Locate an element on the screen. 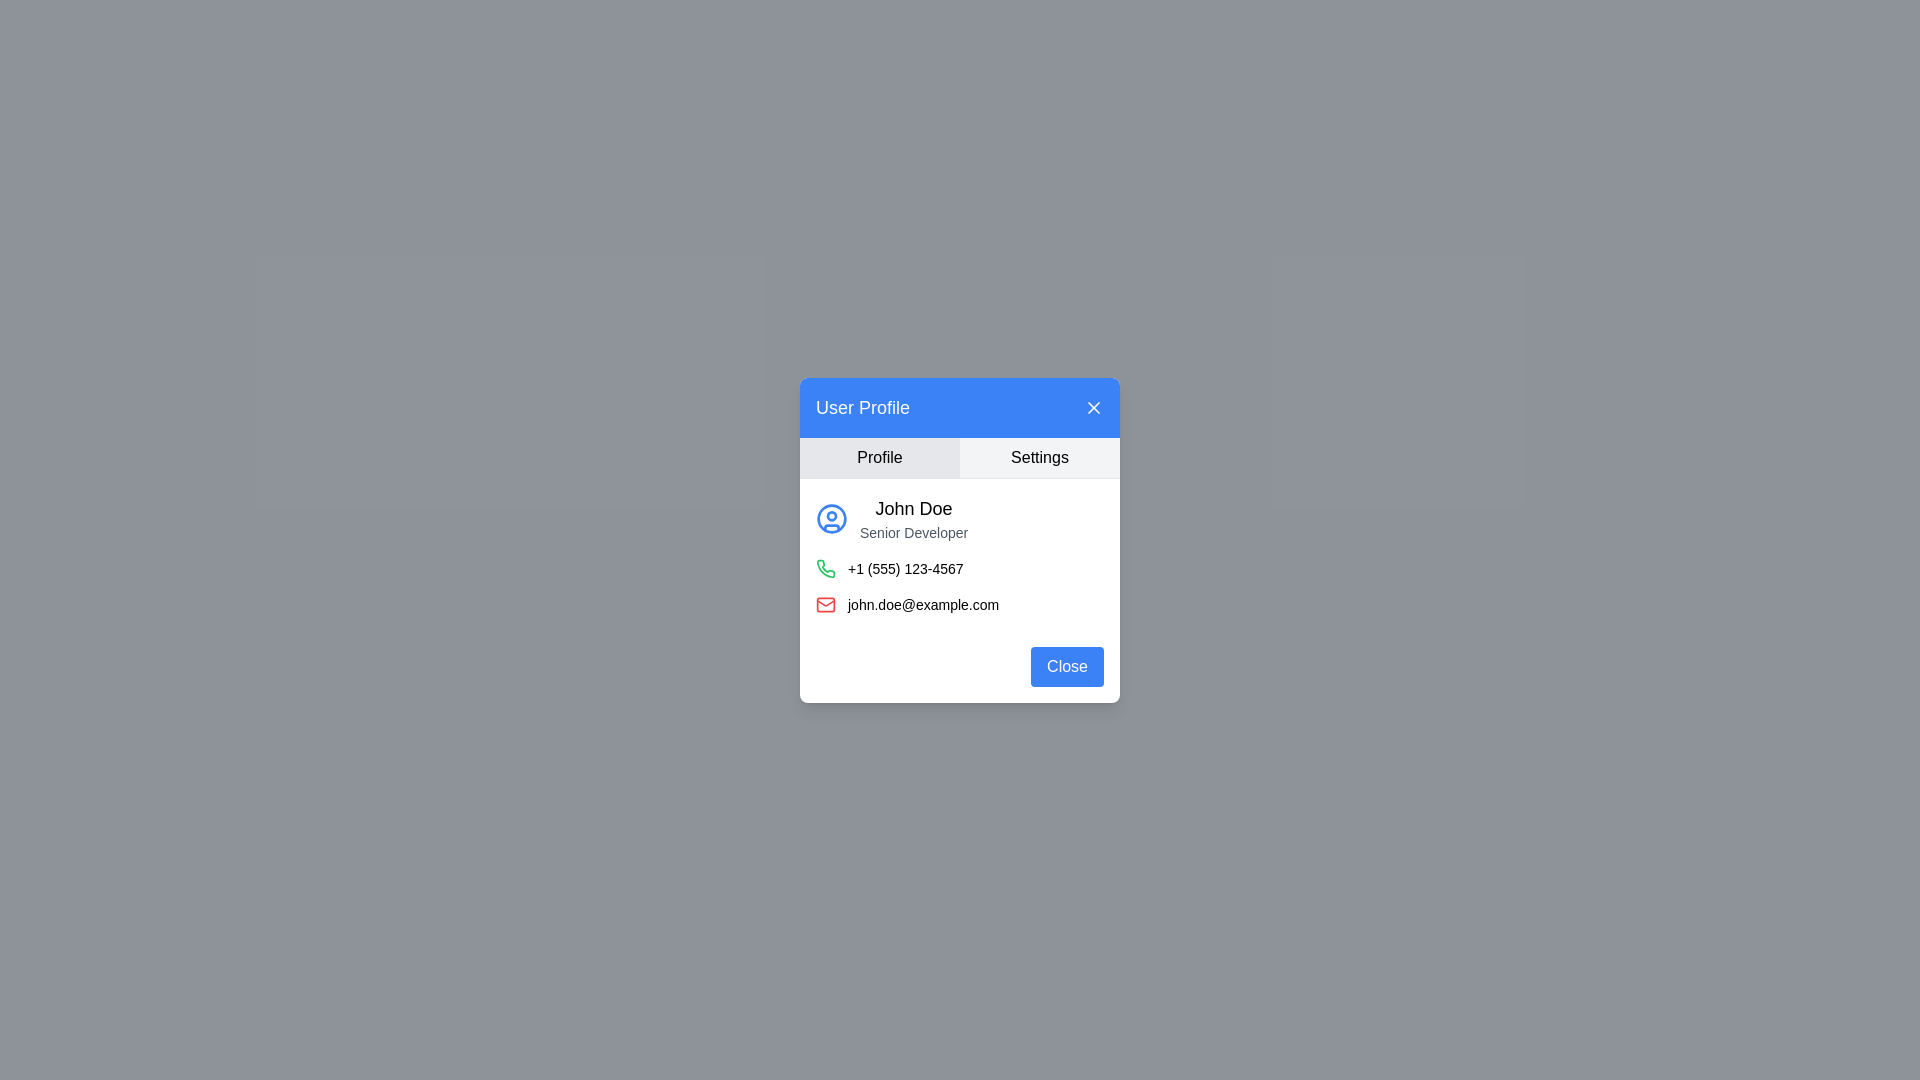  the envelope icon located in the contact information section of the profile display window is located at coordinates (825, 600).